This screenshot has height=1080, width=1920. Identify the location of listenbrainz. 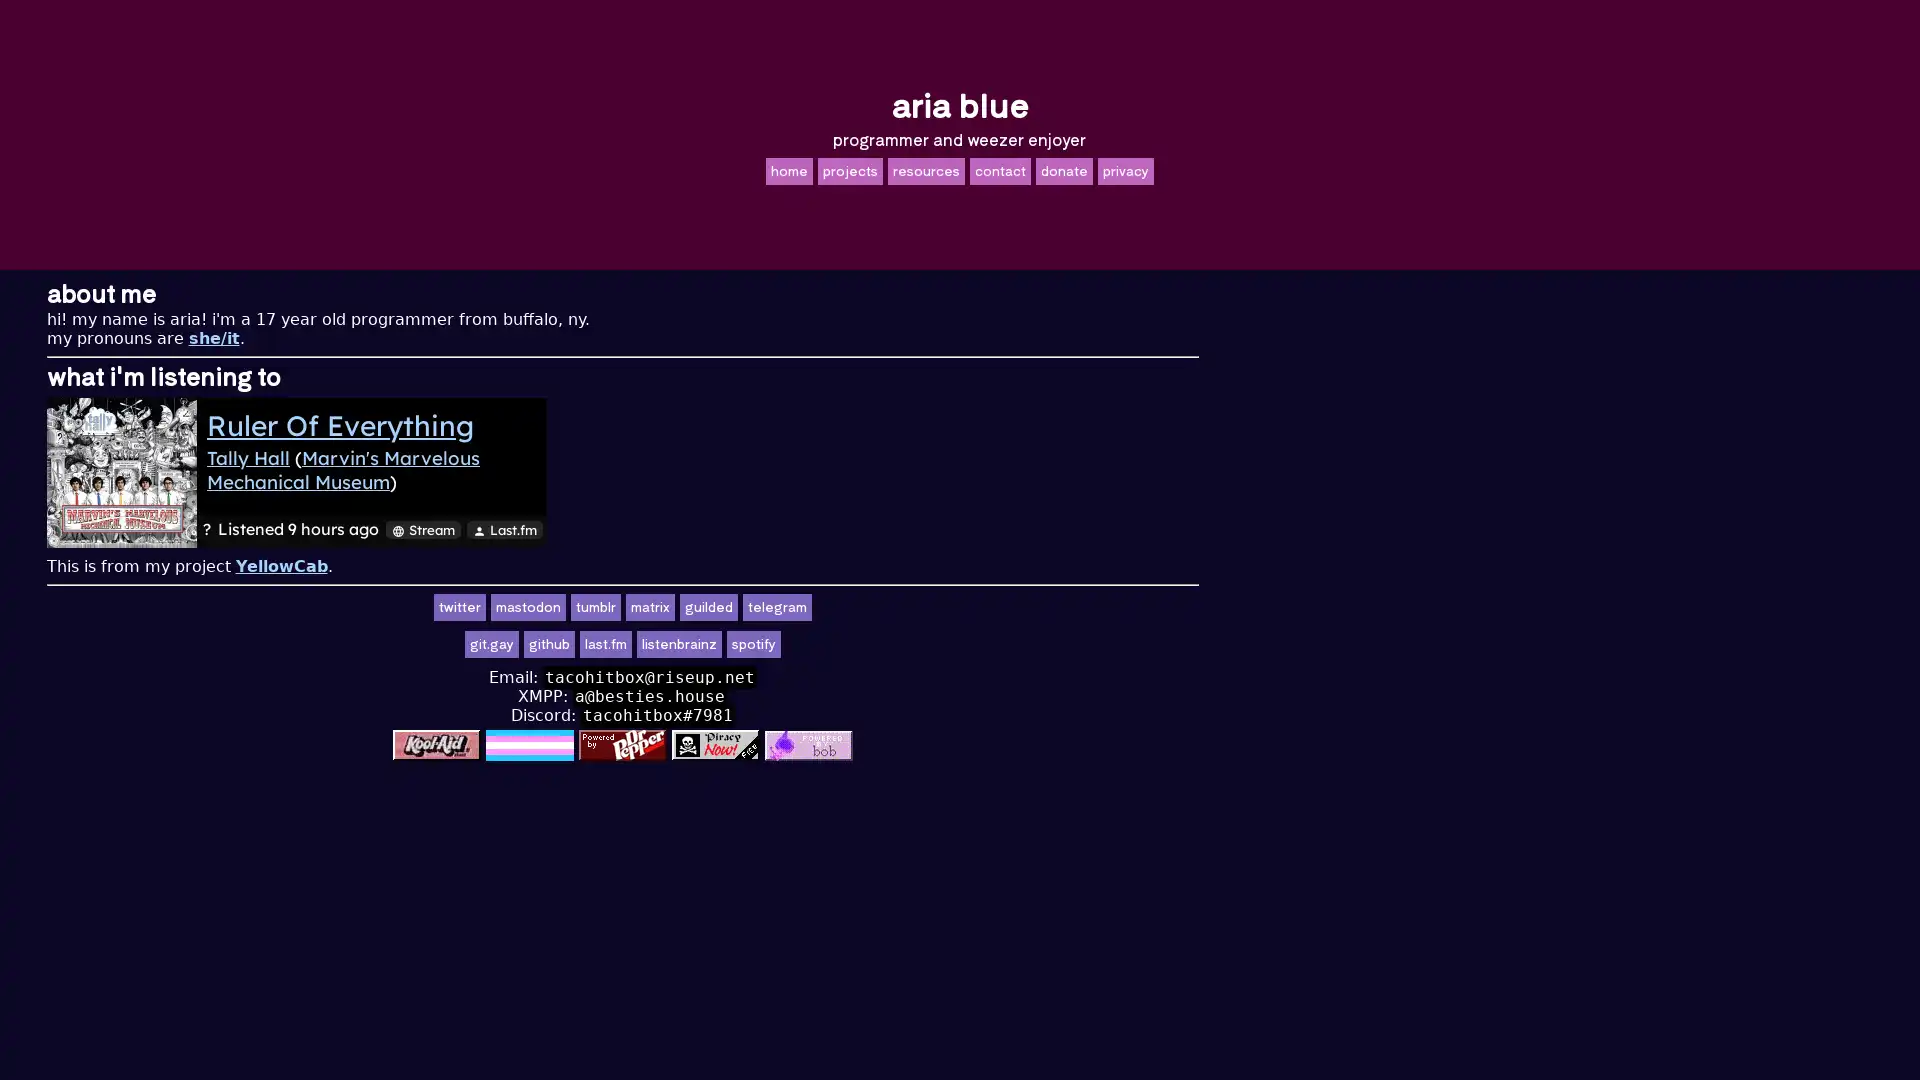
(1016, 644).